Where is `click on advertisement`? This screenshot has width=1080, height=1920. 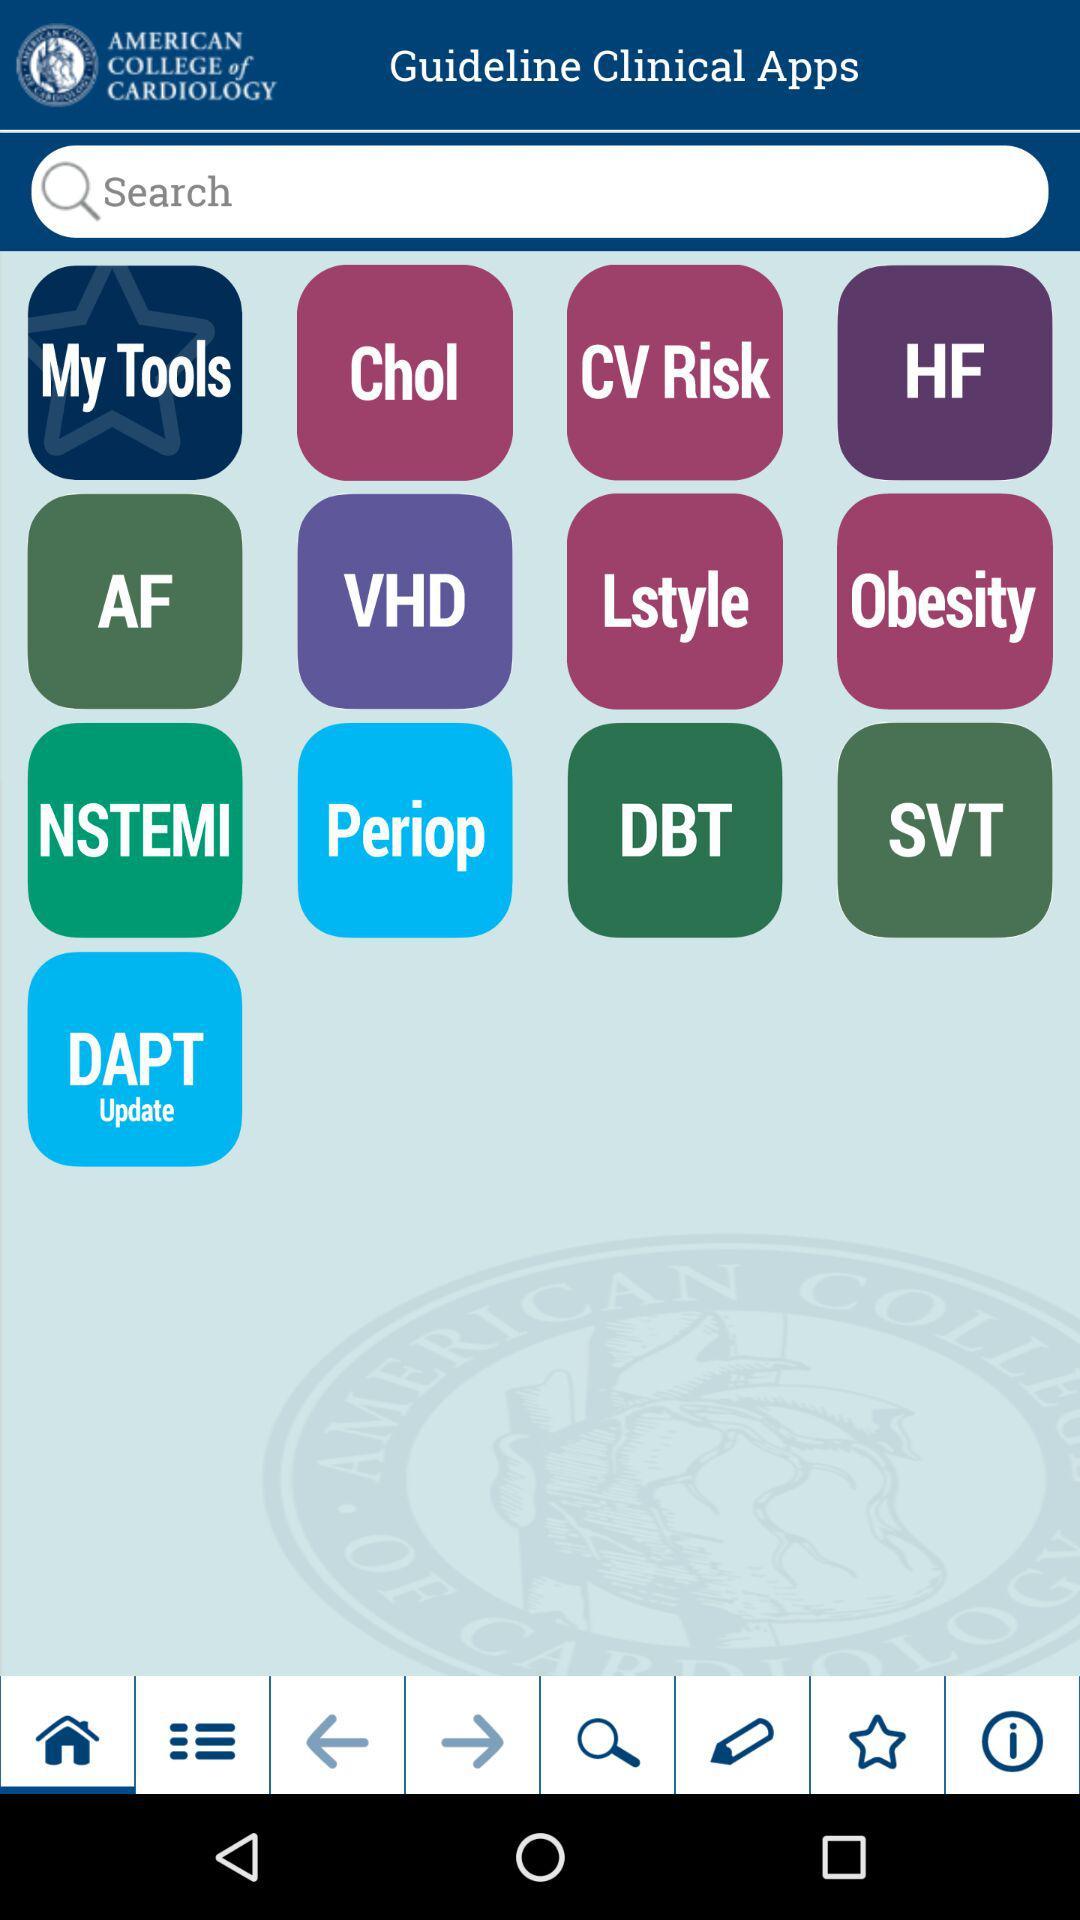
click on advertisement is located at coordinates (144, 65).